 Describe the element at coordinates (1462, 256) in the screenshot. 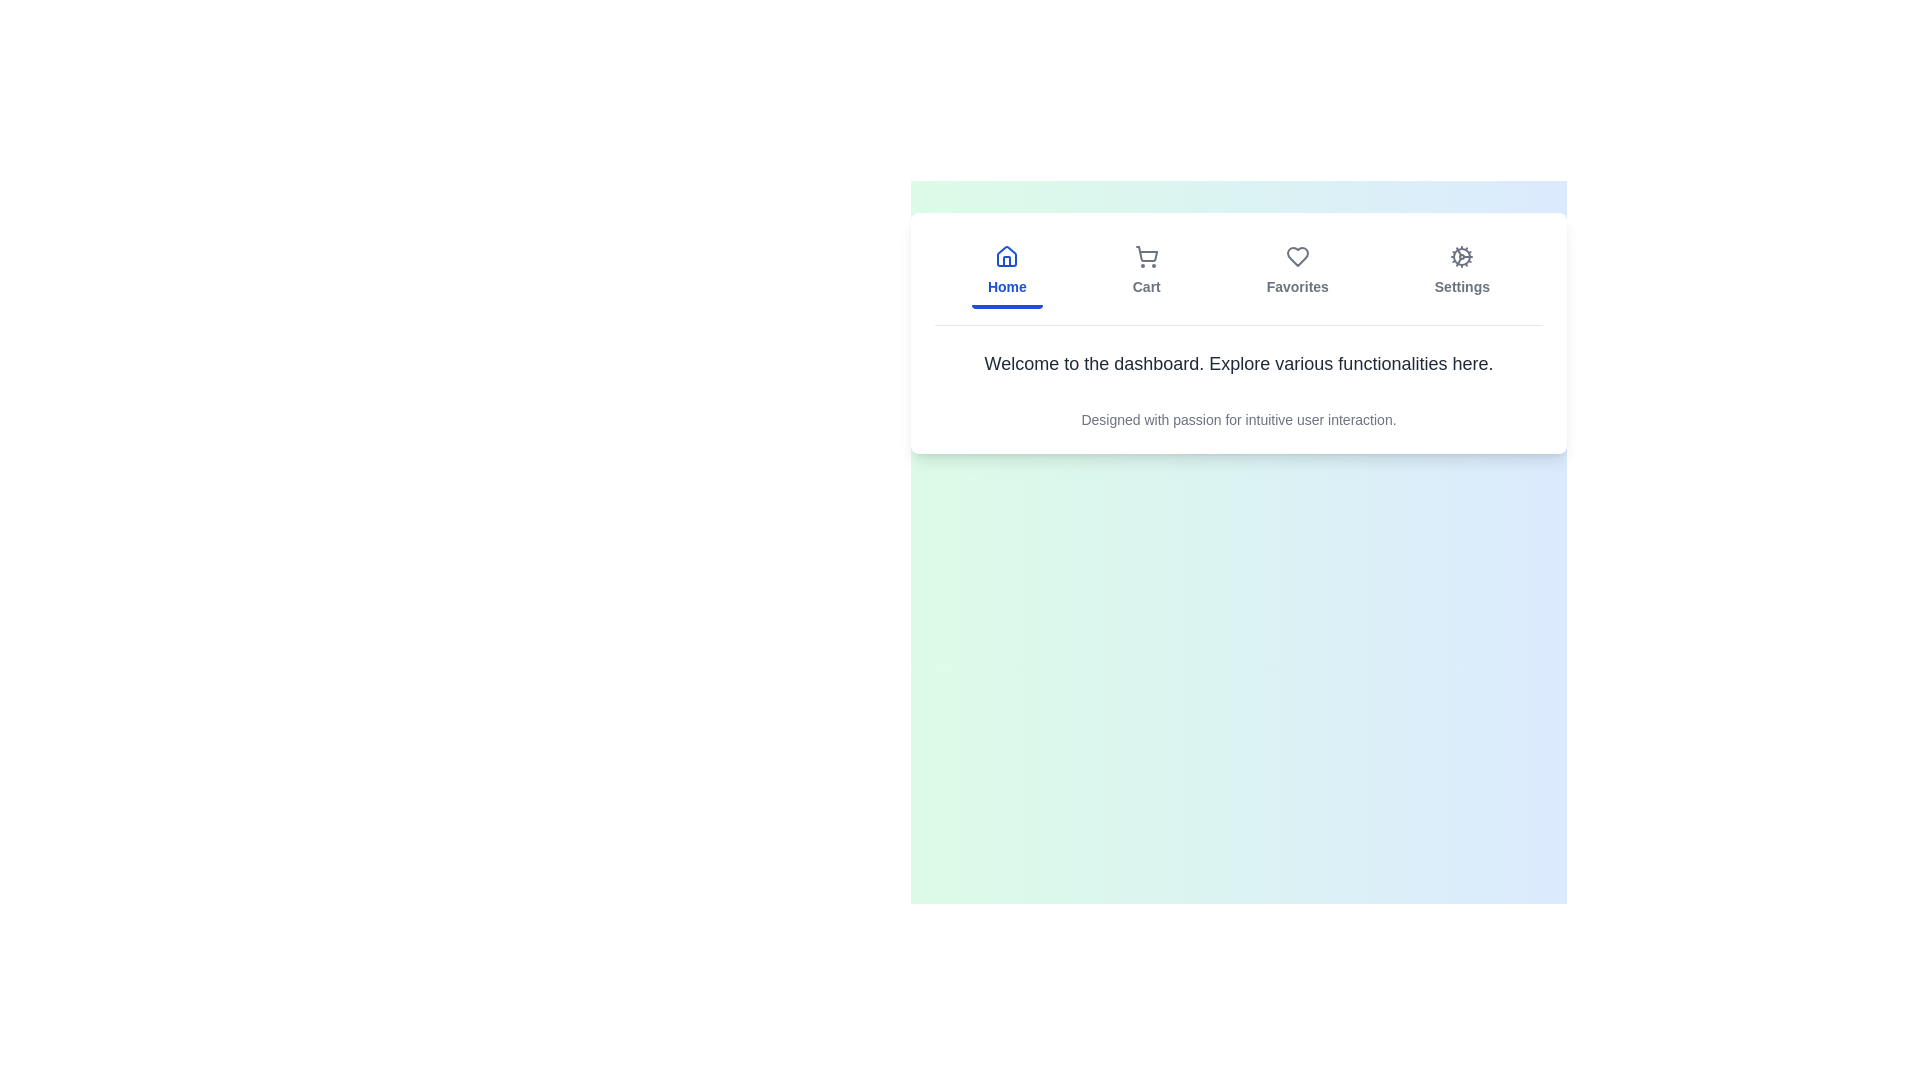

I see `the settings icon, which is a cogwheel located in the top horizontal menu bar, fourth from the left` at that location.